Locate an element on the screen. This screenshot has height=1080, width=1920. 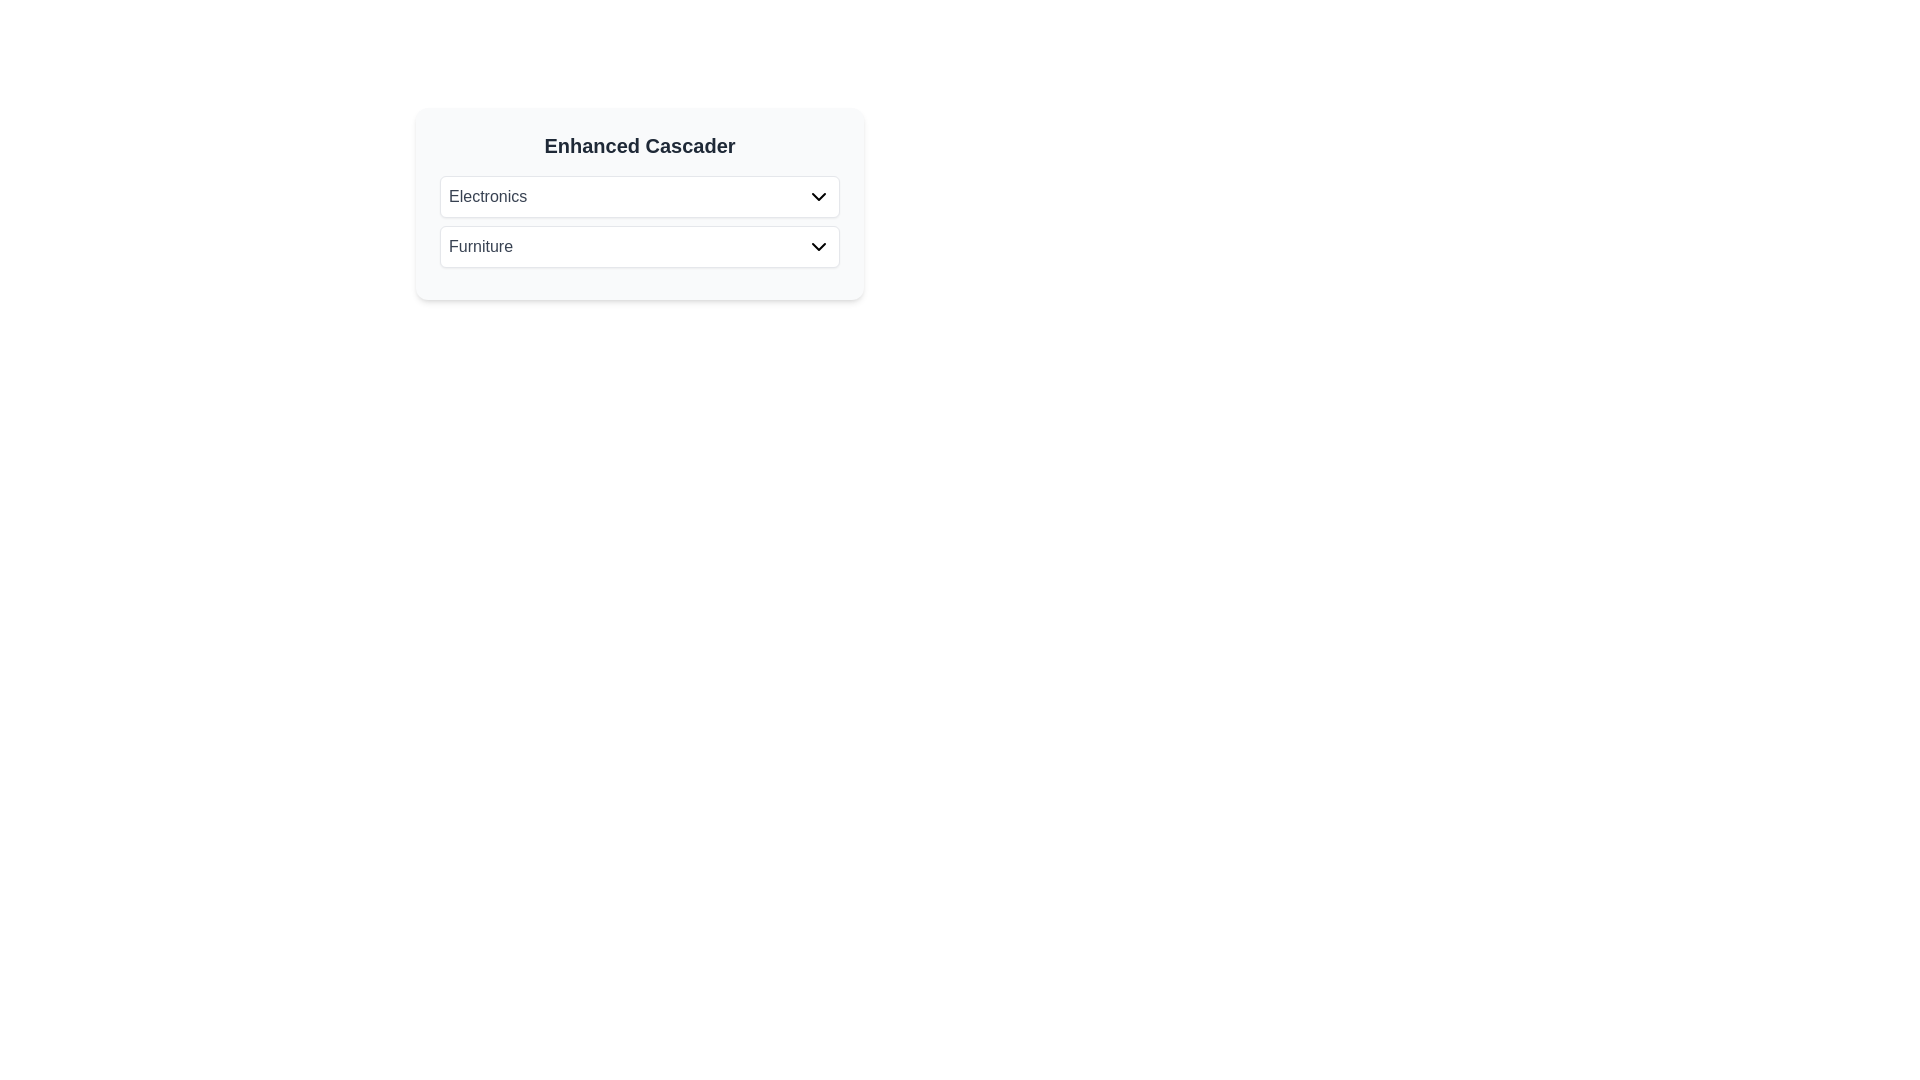
the static text label displaying 'Furniture' that is the second option in the dropdown menu, located to the left of the chevron icon is located at coordinates (480, 245).